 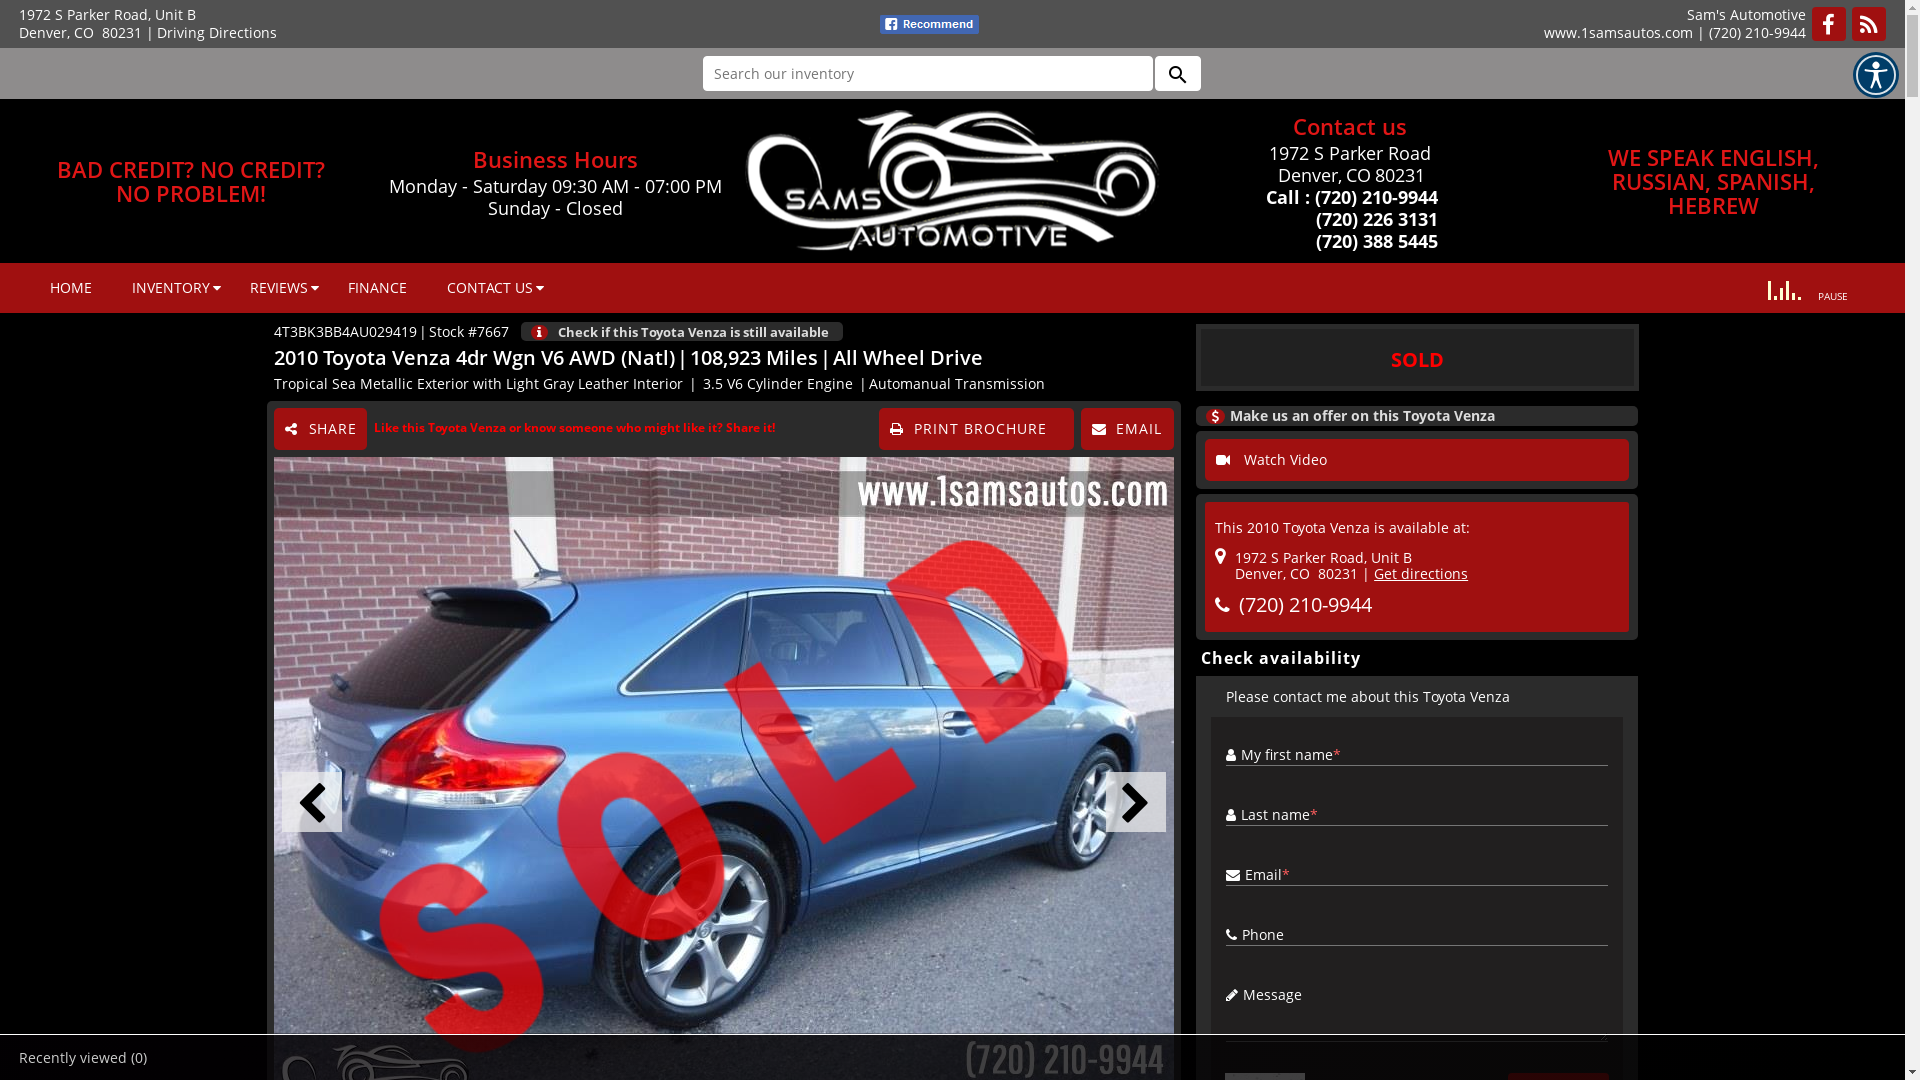 What do you see at coordinates (57, 181) in the screenshot?
I see `'BAD CREDIT? NO CREDIT?` at bounding box center [57, 181].